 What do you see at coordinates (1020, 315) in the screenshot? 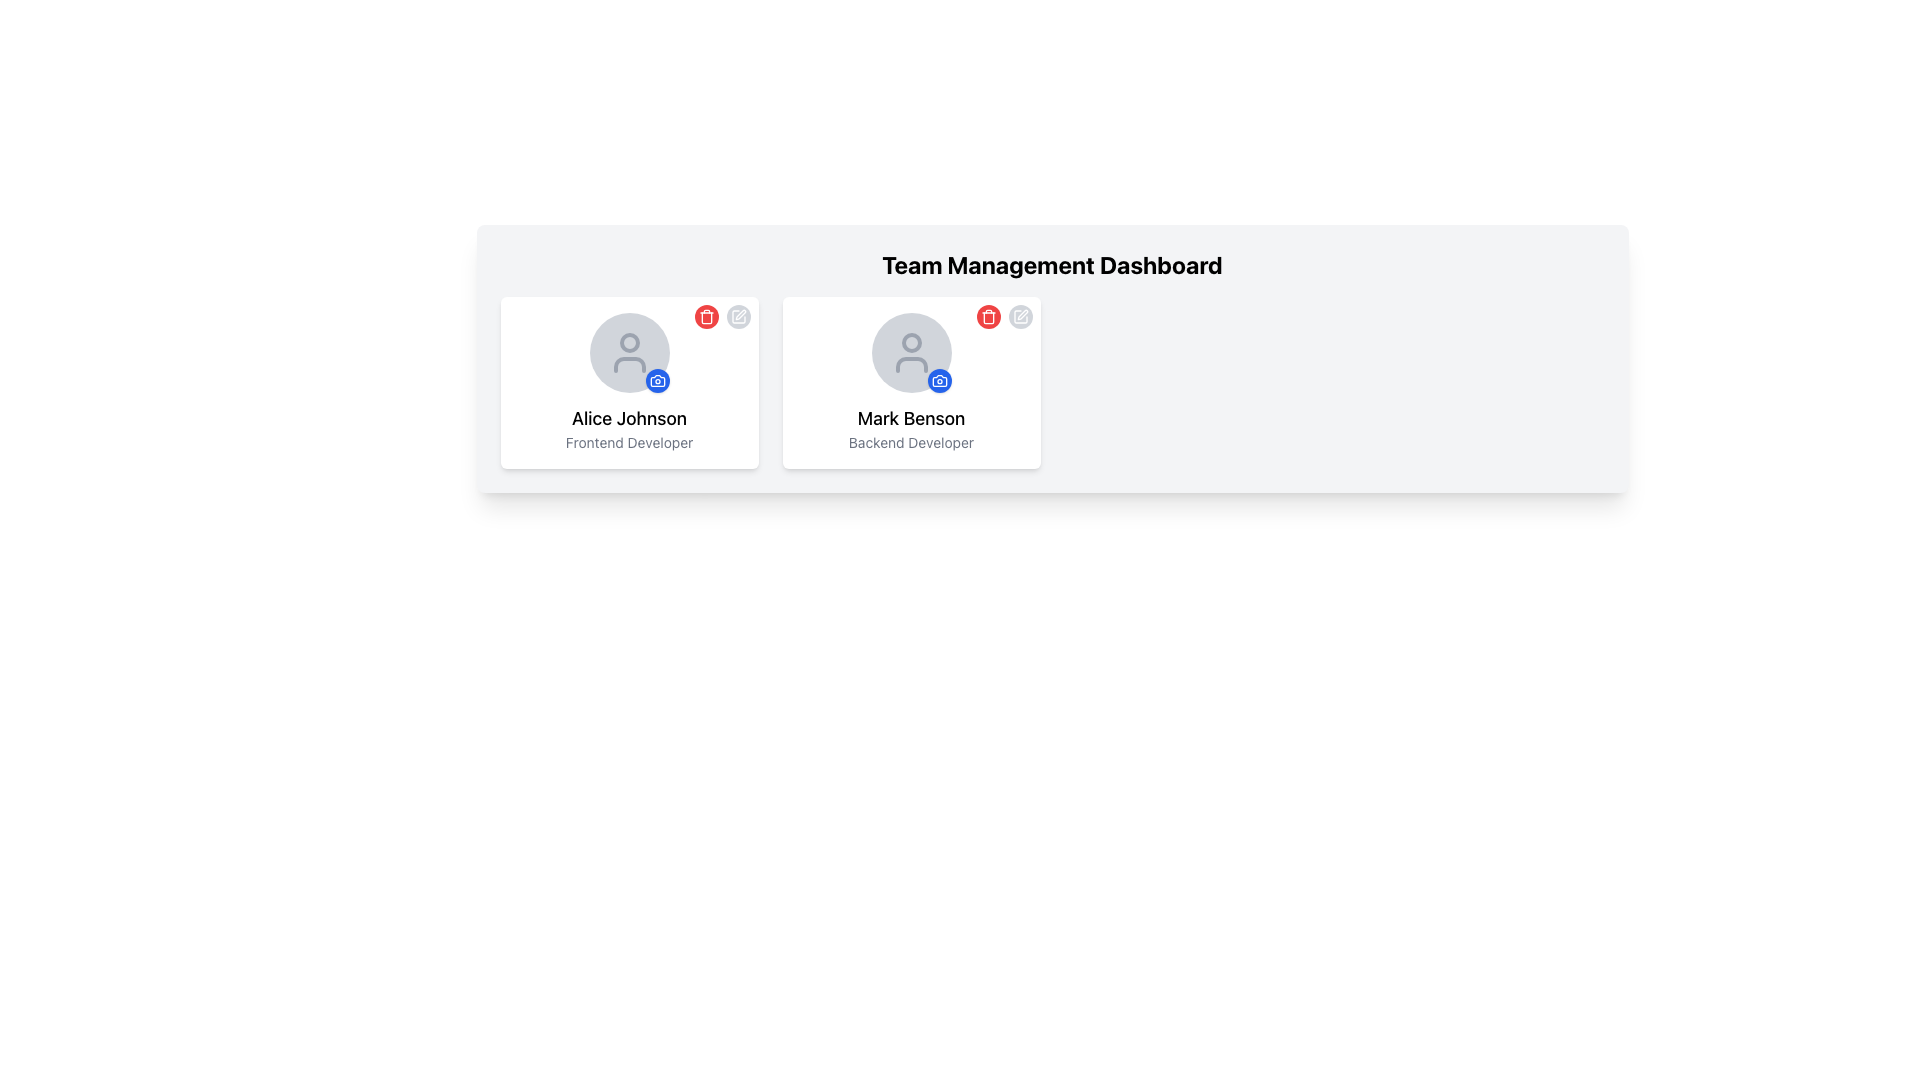
I see `the edit icon located in the upper-right corner of Mark Benson's user card` at bounding box center [1020, 315].